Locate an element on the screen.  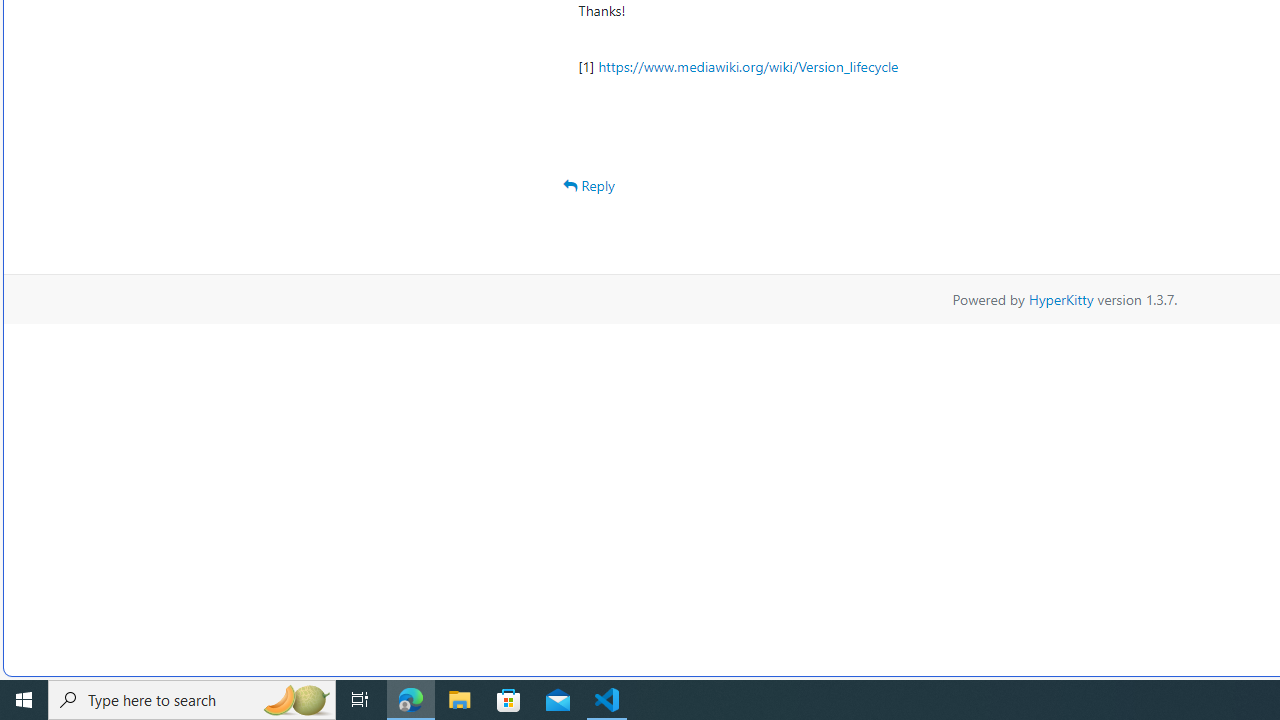
'https://www.mediawiki.org/wiki/Version_lifecycle' is located at coordinates (747, 65).